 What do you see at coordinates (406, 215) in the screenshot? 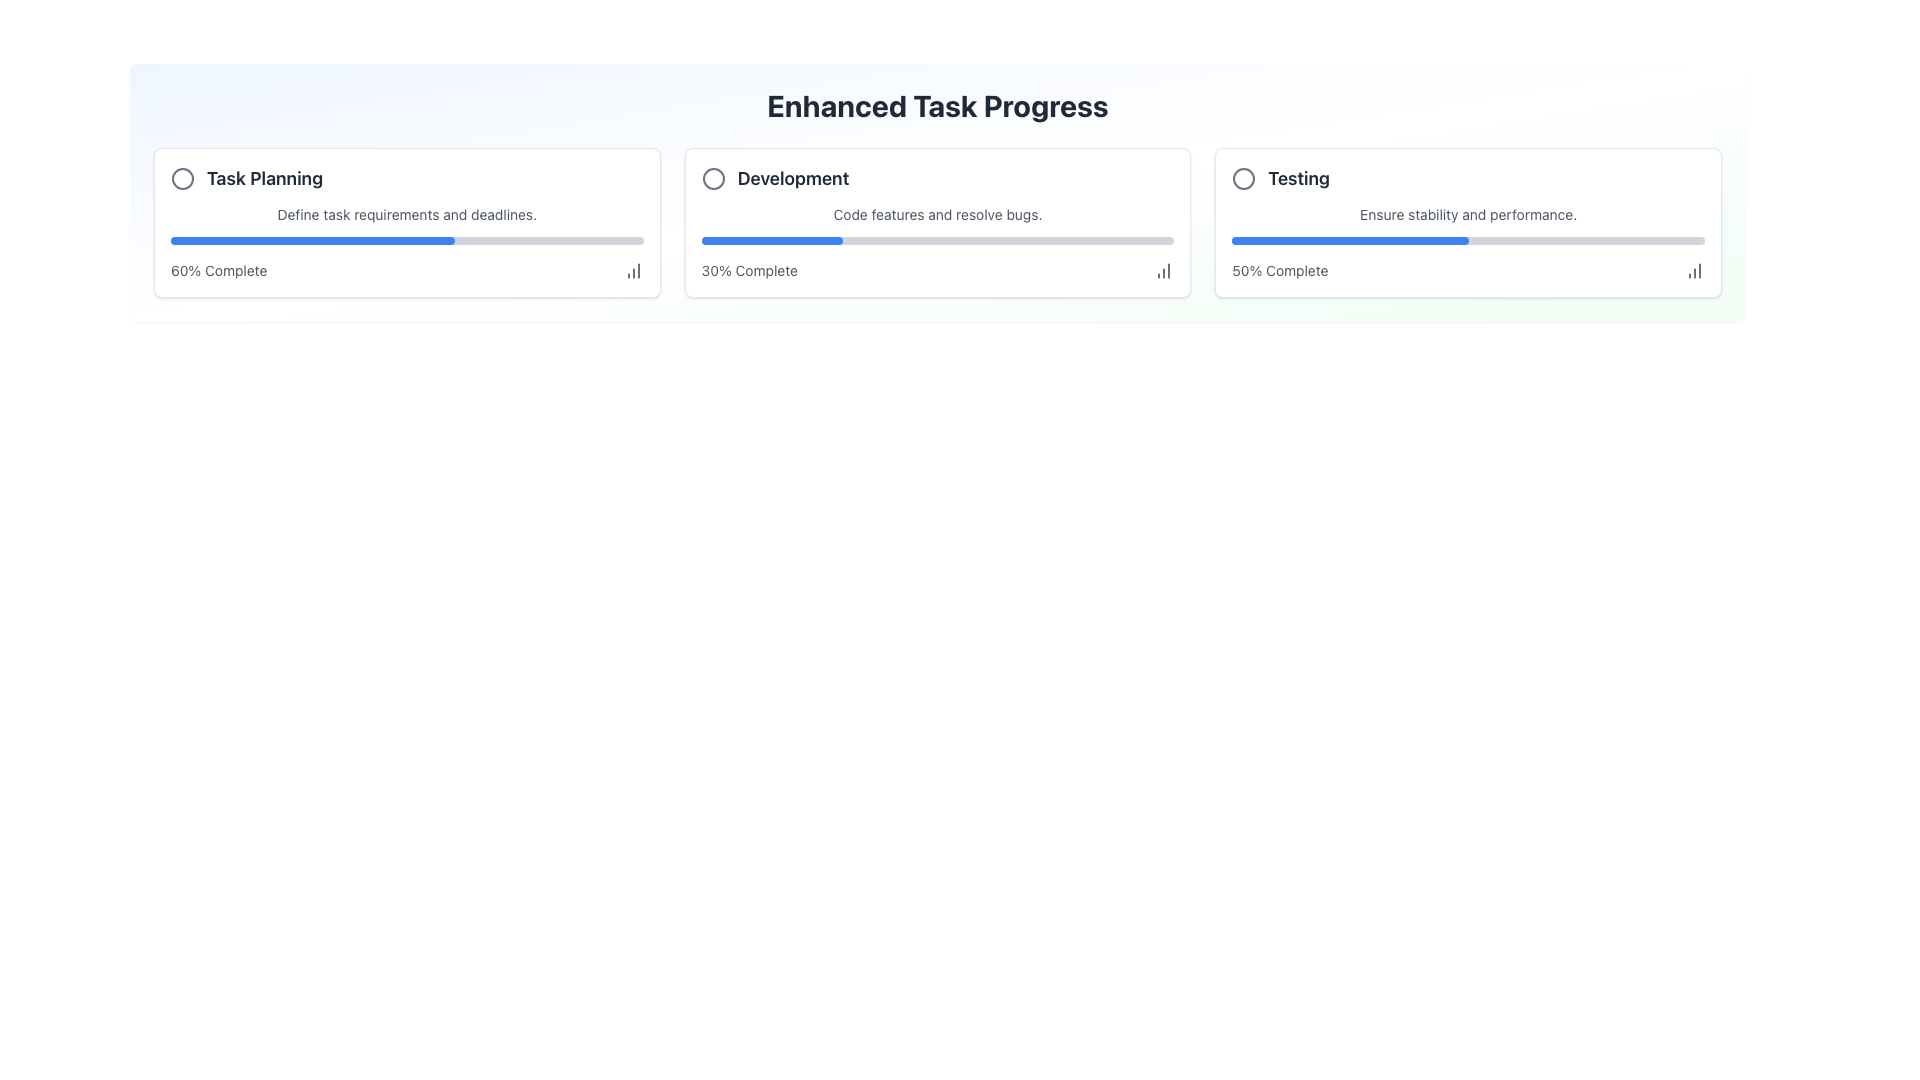
I see `the text block that describes the 'Task Planning' process, located within the first card labeled 'Enhanced Task Progress', positioned below the title 'Task Planning' and above the blue progress bar indicating '60% Complete'` at bounding box center [406, 215].